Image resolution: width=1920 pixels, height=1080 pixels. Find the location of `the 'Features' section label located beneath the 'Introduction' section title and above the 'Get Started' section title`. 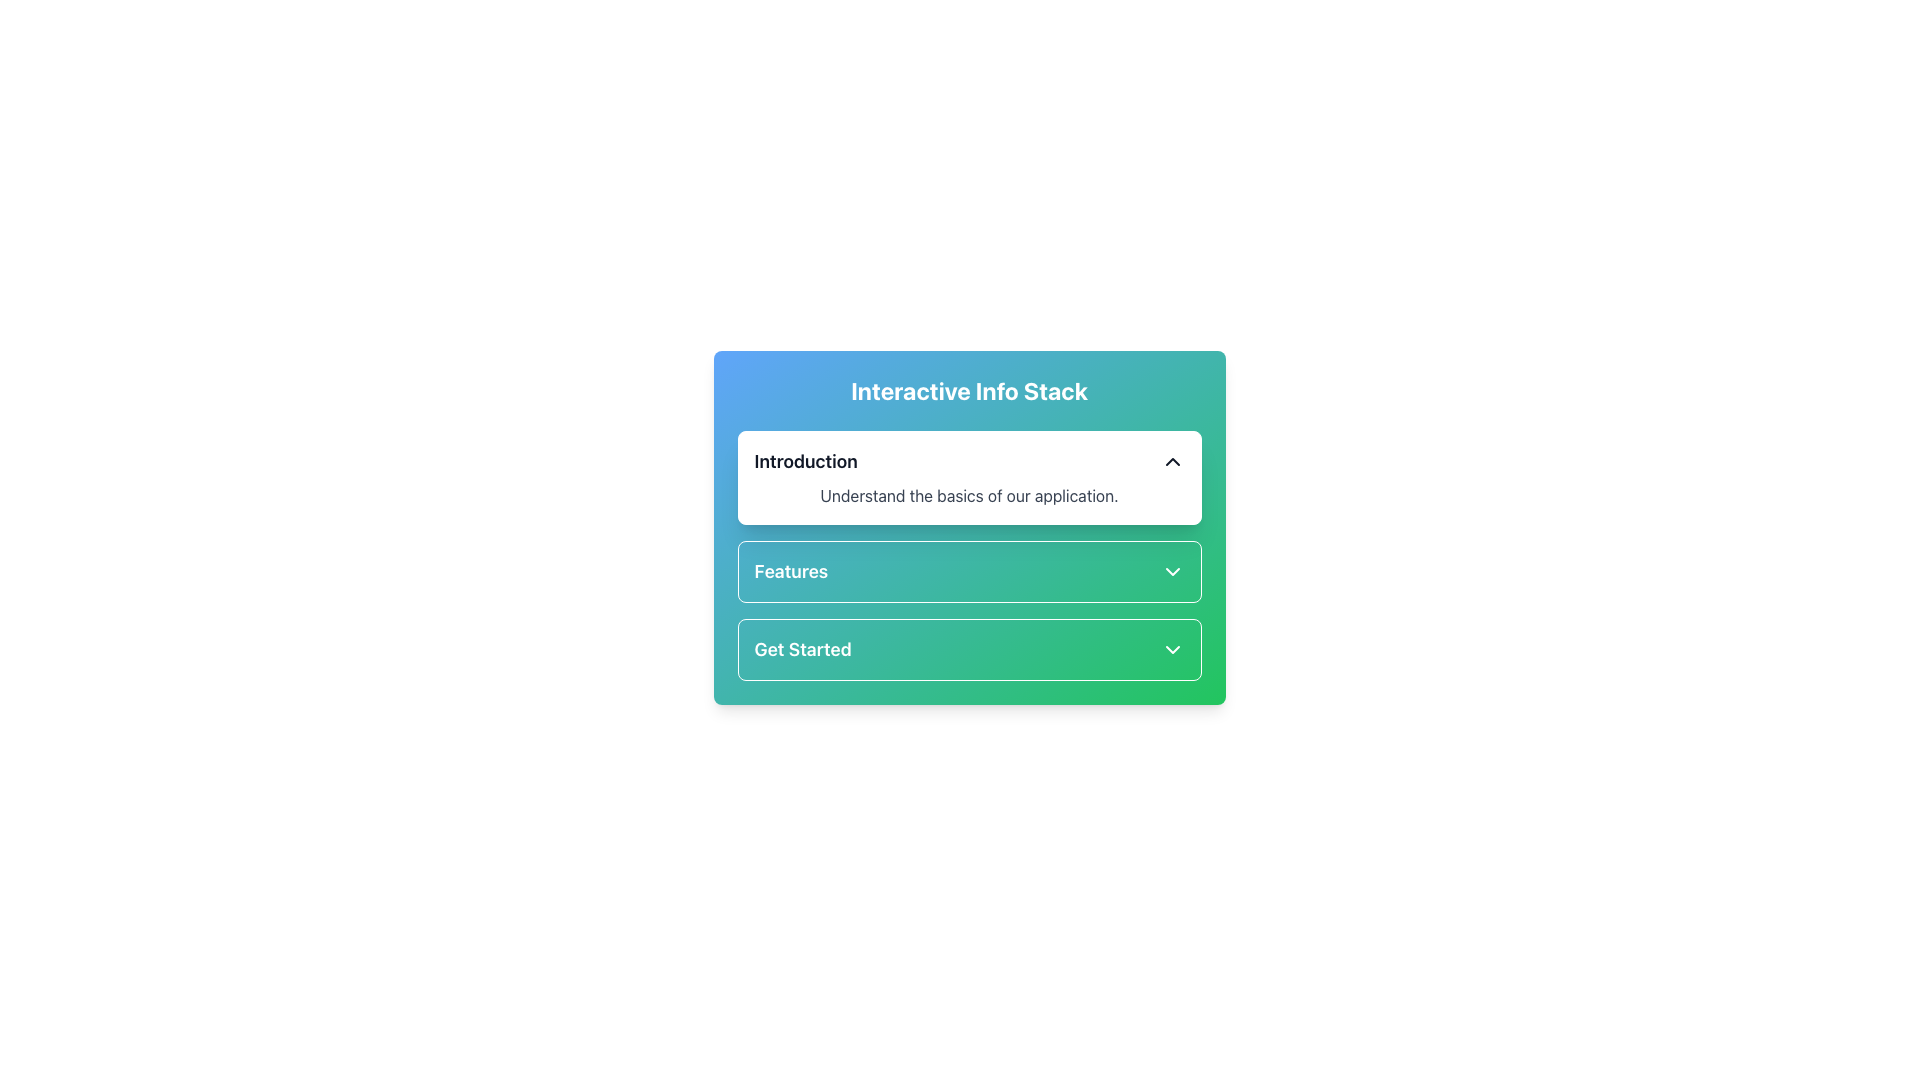

the 'Features' section label located beneath the 'Introduction' section title and above the 'Get Started' section title is located at coordinates (790, 571).